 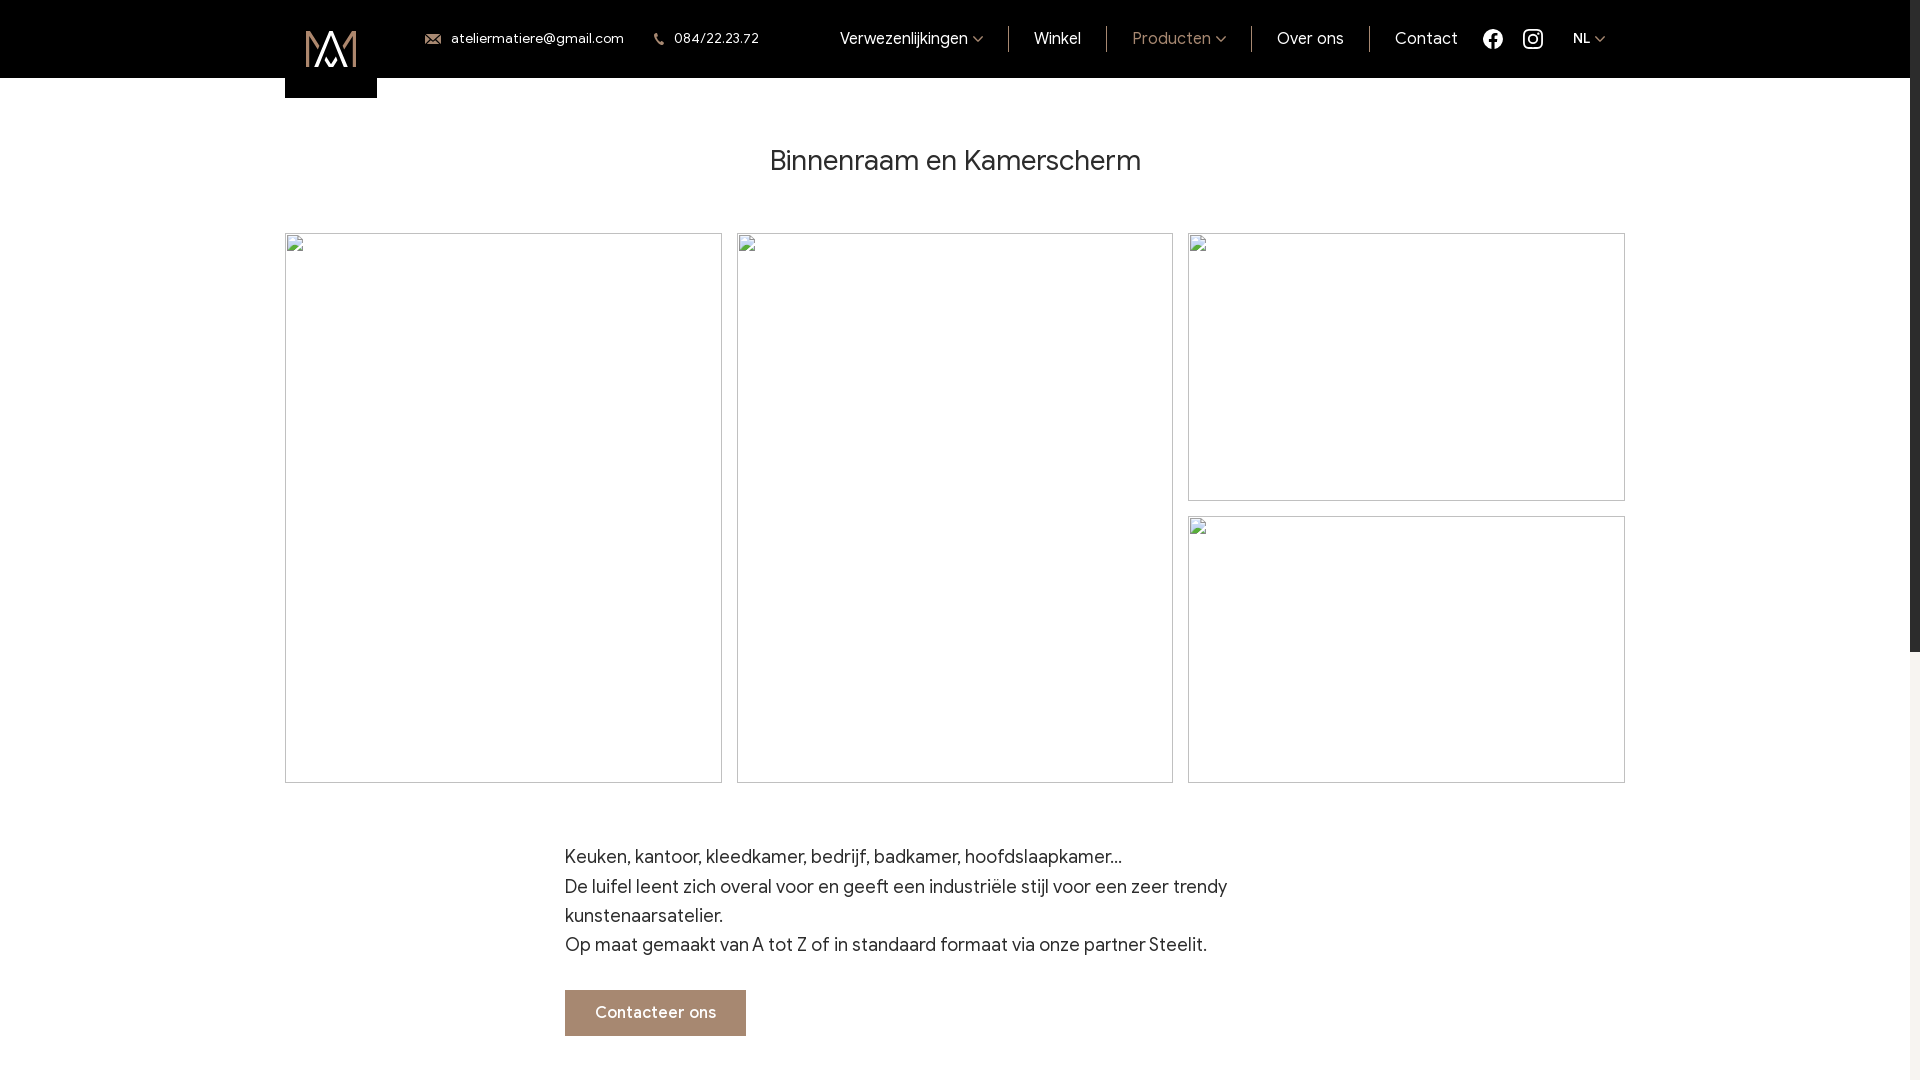 I want to click on 'Contacteer ons', so click(x=655, y=1013).